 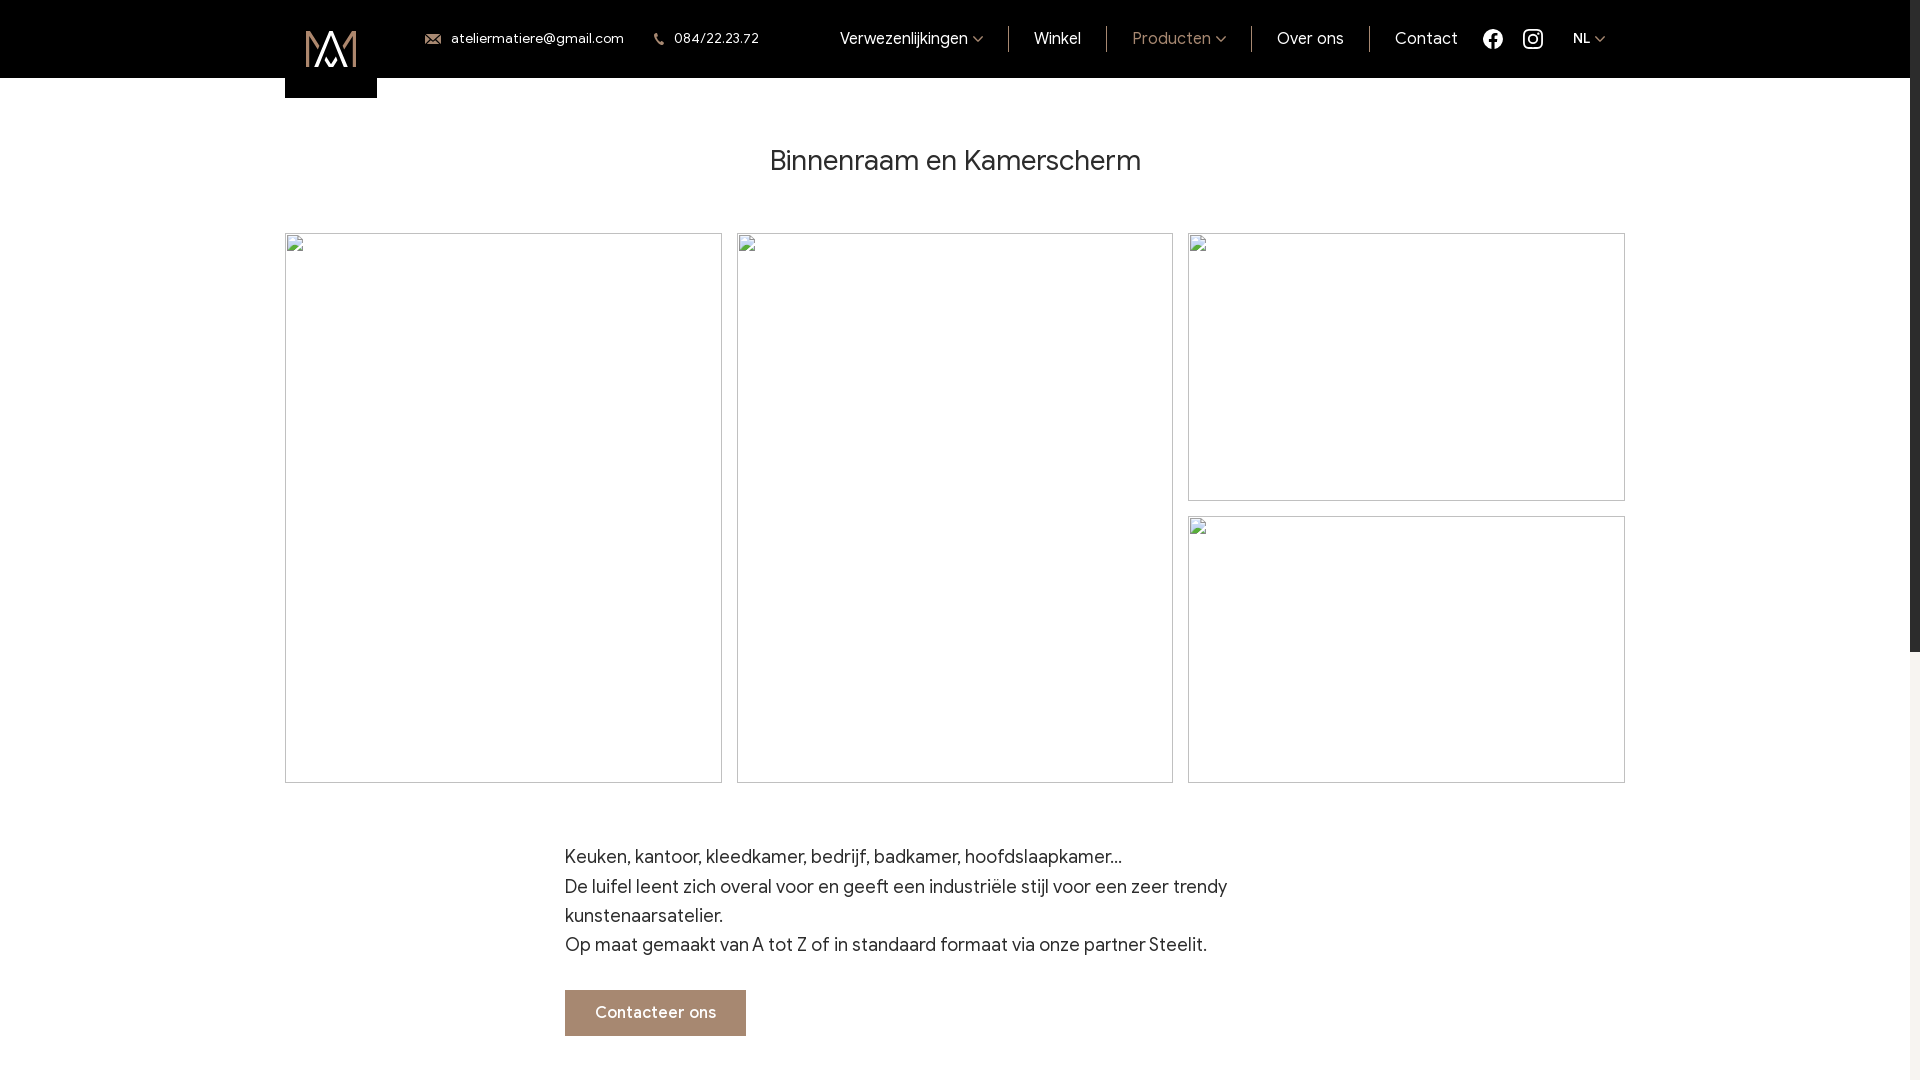 I want to click on 'Contacteer ons', so click(x=655, y=1013).